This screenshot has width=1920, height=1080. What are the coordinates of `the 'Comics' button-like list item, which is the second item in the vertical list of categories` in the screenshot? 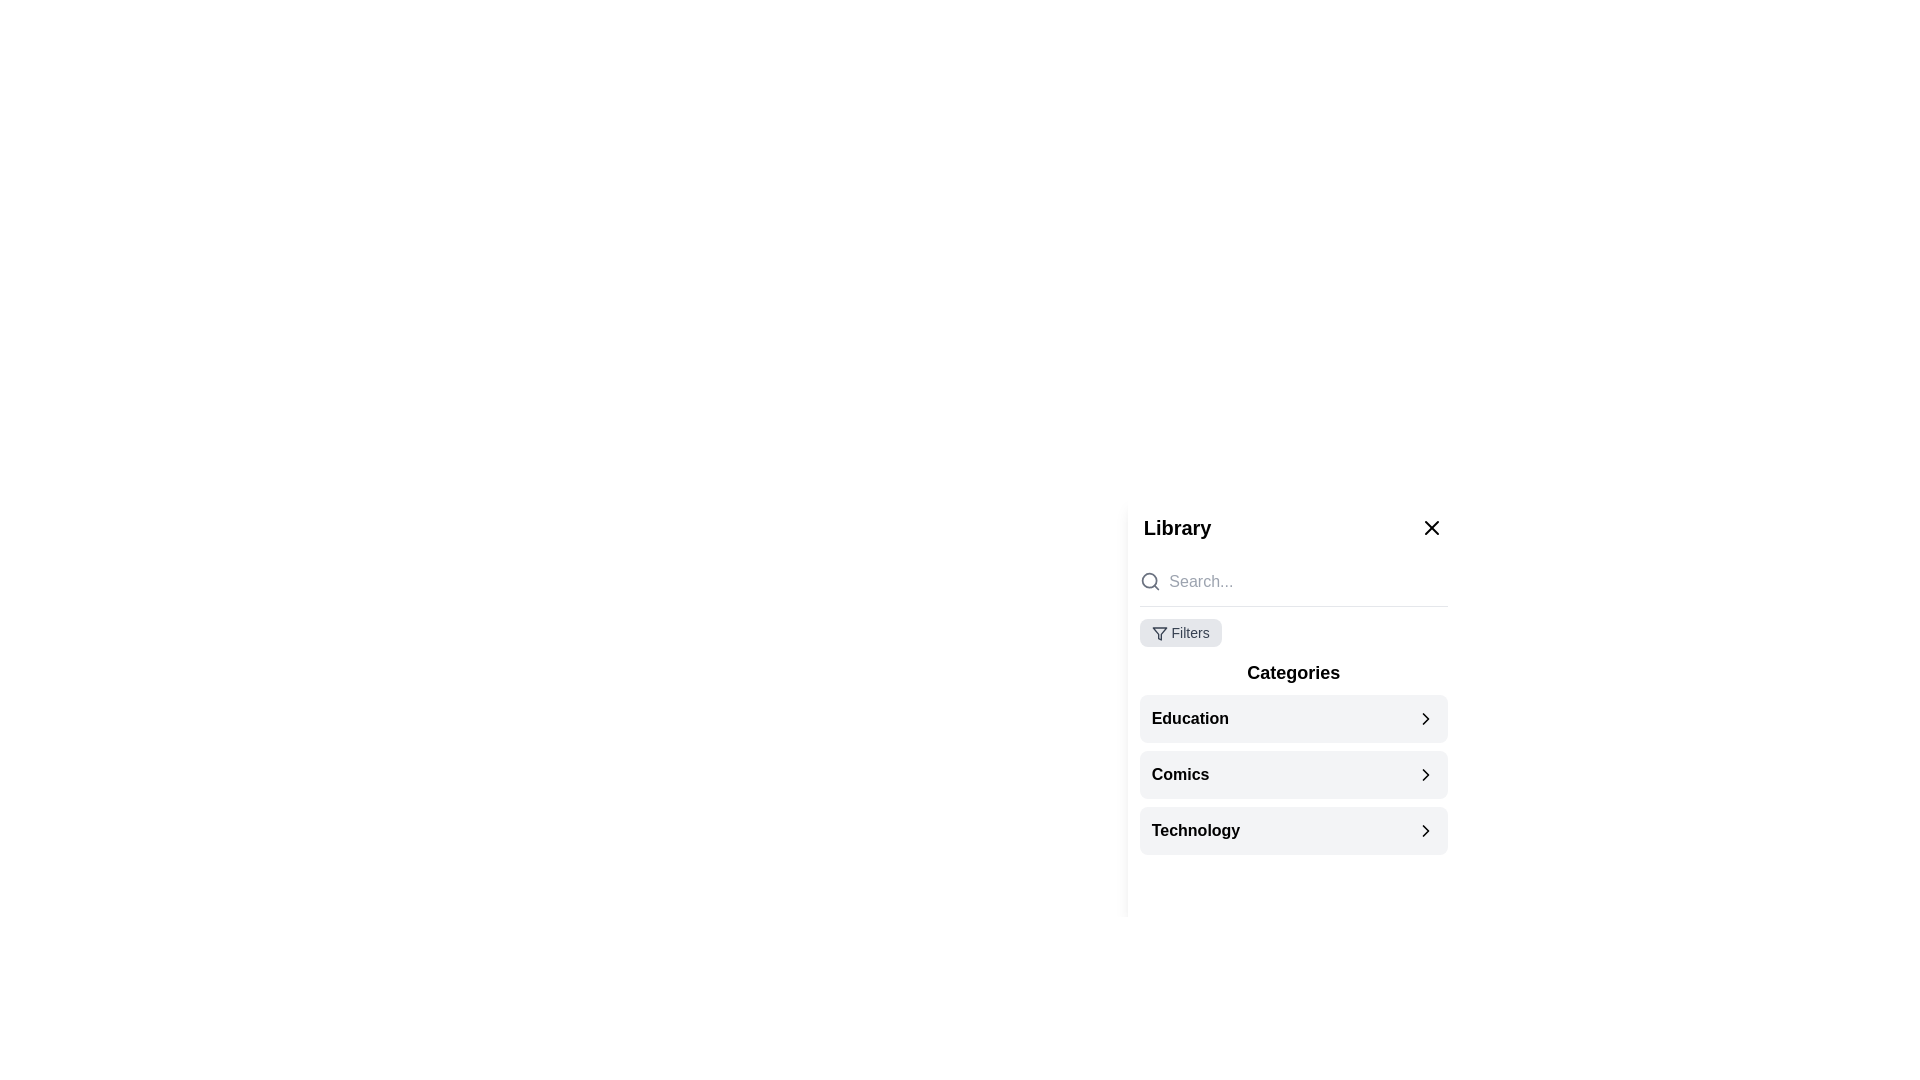 It's located at (1293, 774).